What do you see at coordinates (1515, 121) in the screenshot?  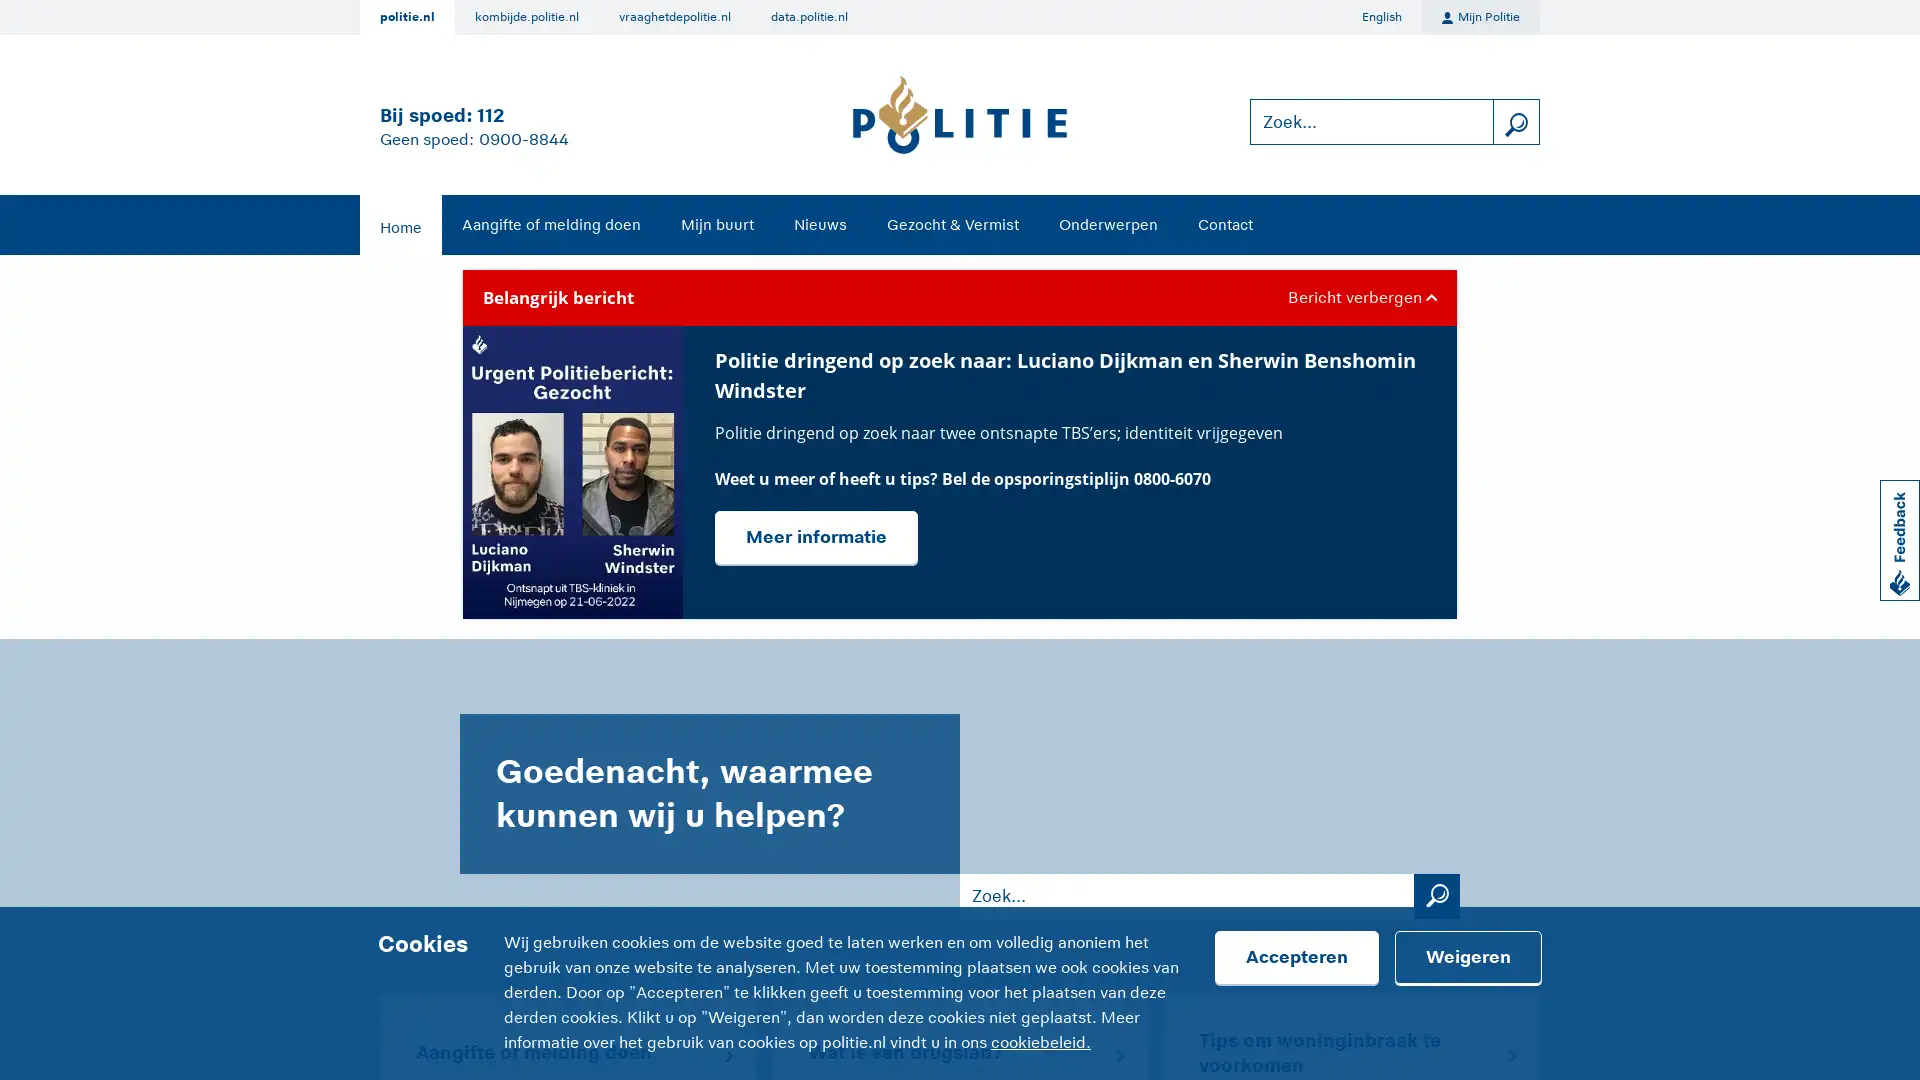 I see `zoeken` at bounding box center [1515, 121].